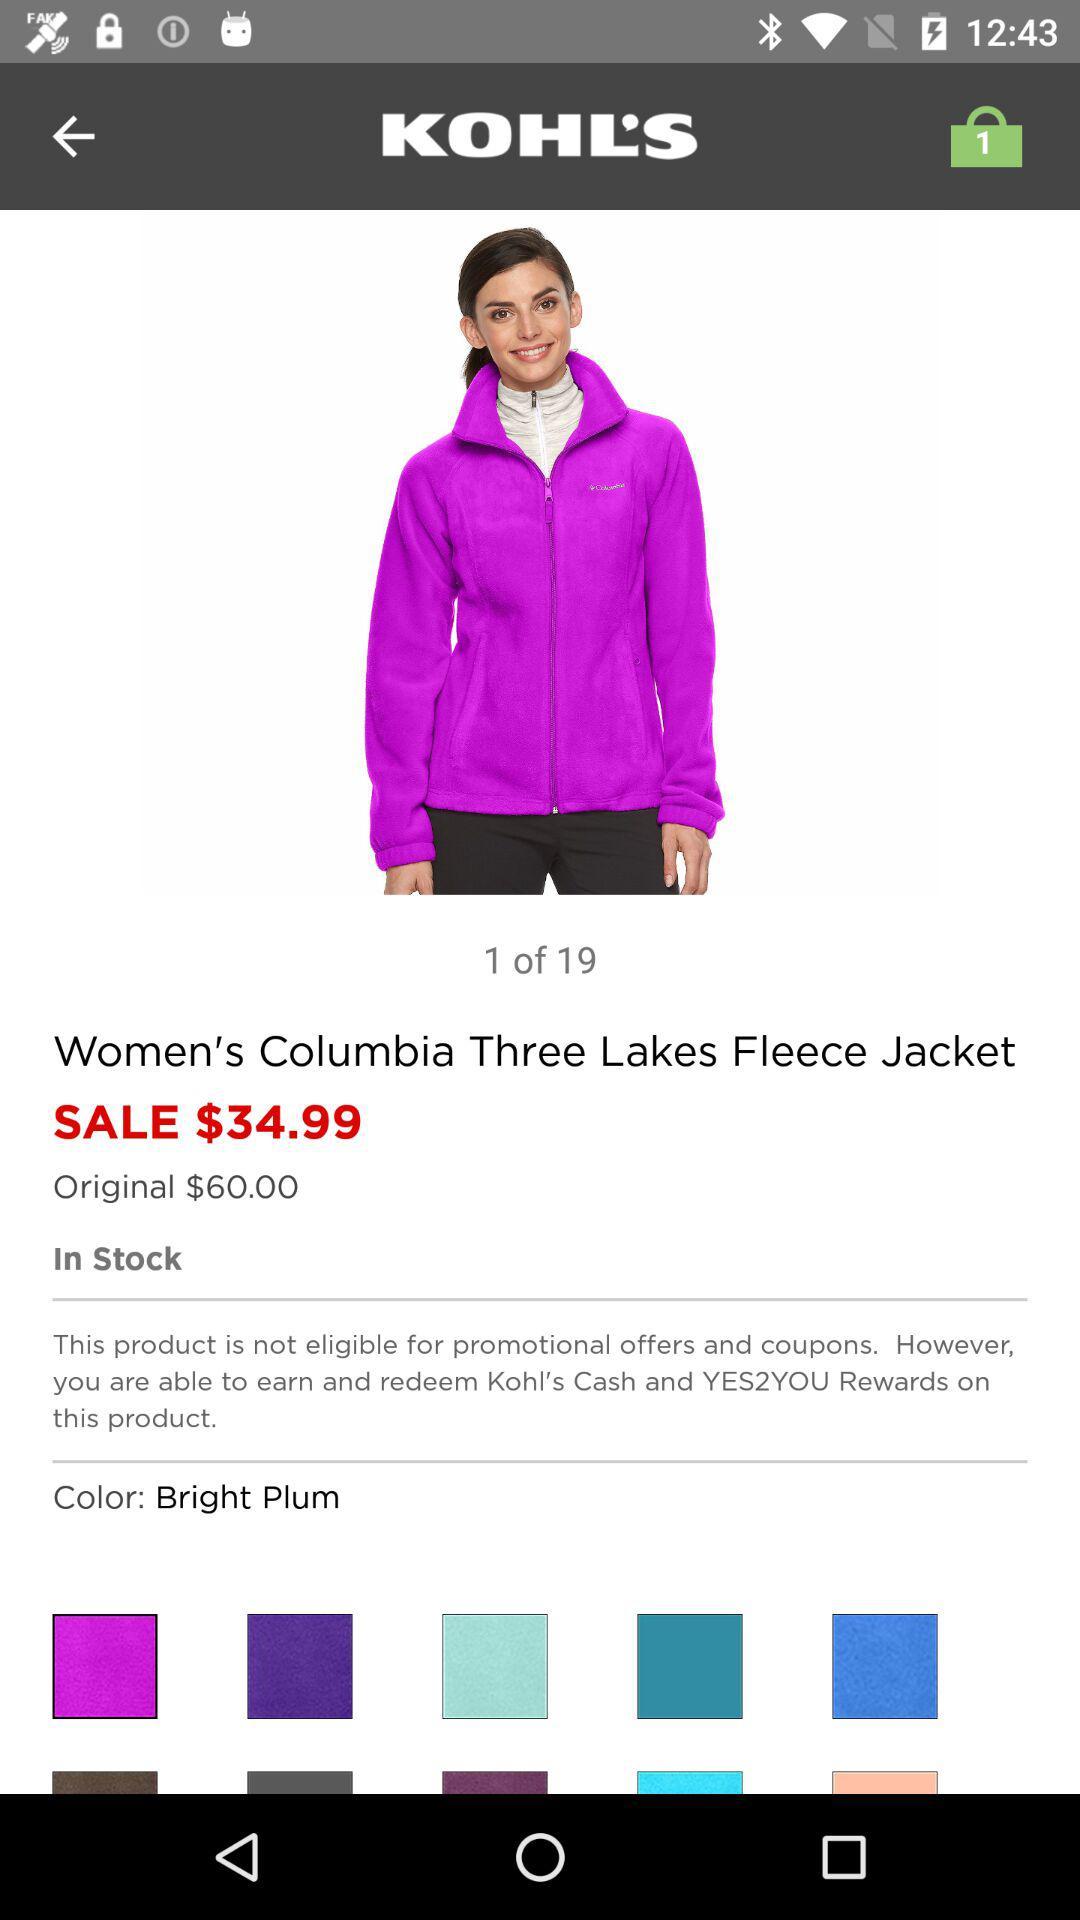 The height and width of the screenshot is (1920, 1080). I want to click on choose bright plum, so click(300, 1666).